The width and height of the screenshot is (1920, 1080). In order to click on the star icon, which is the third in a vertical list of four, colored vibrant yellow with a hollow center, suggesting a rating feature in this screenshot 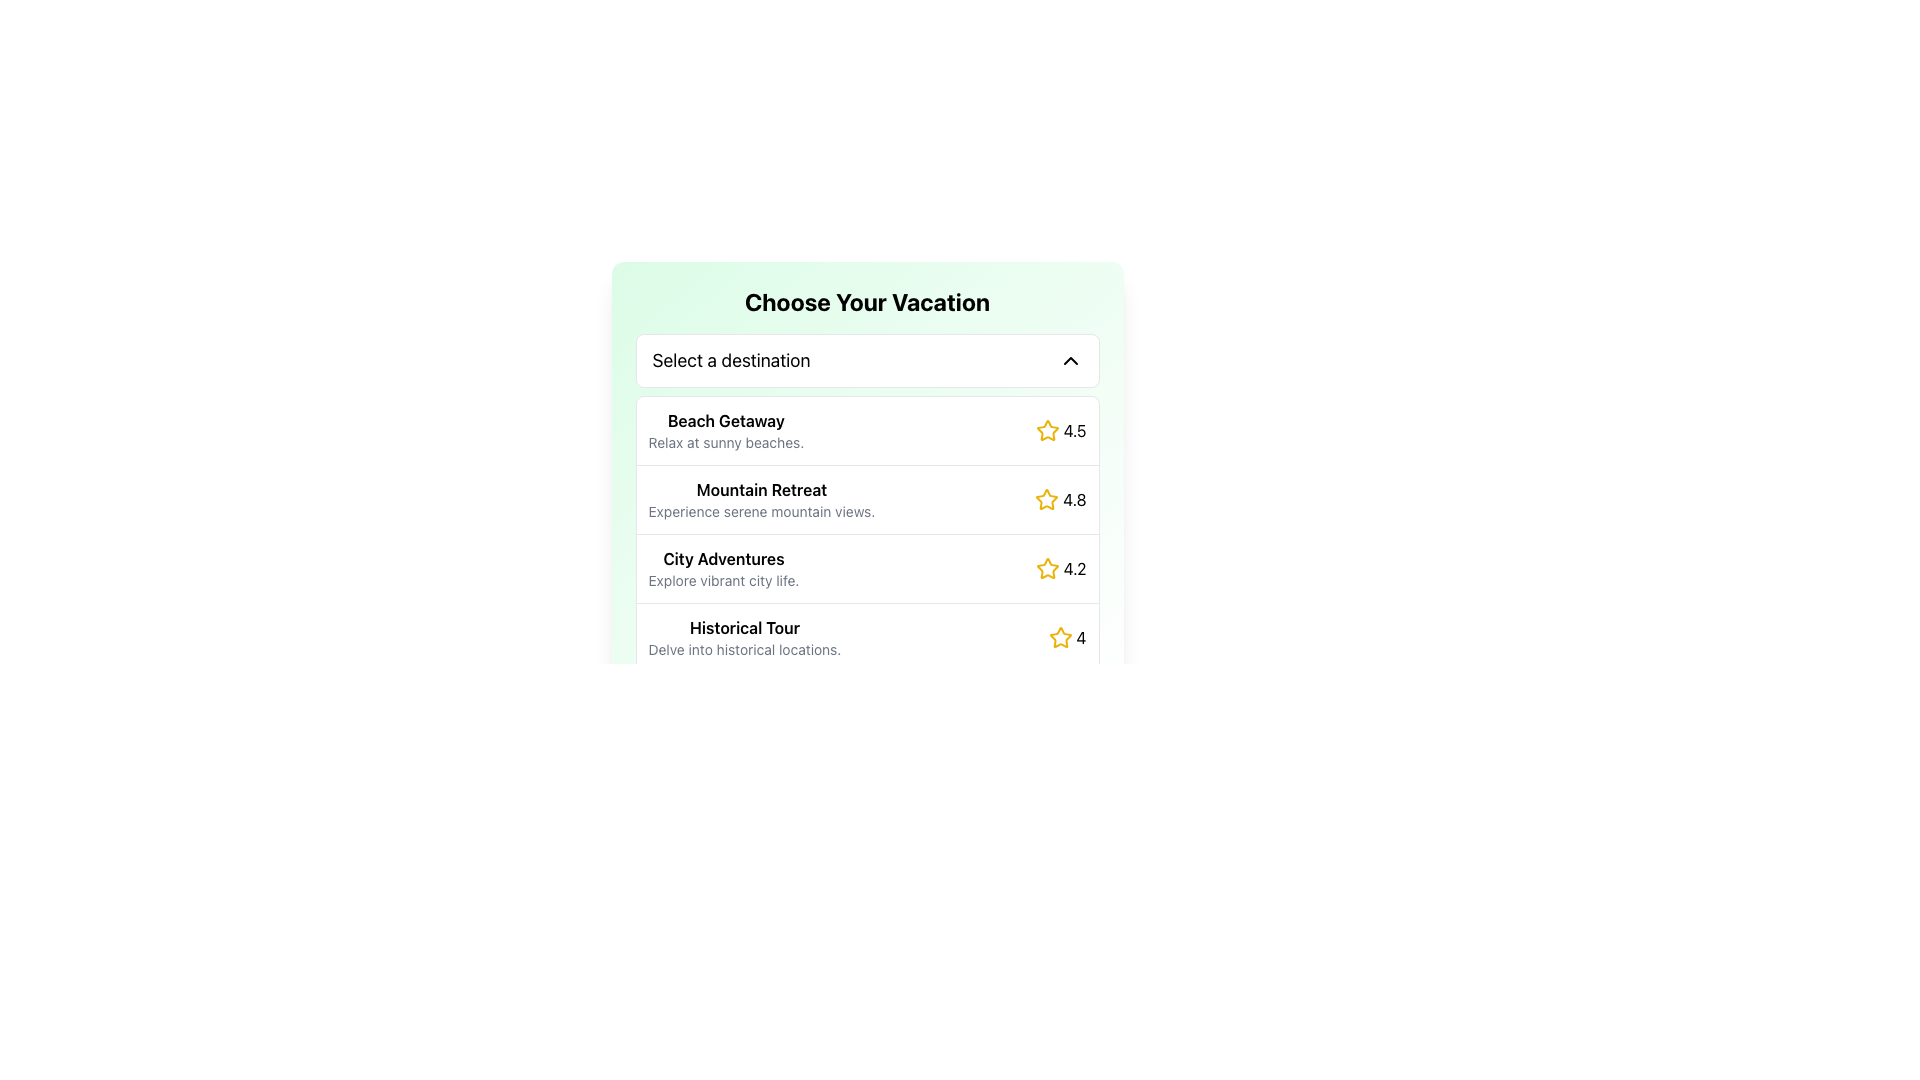, I will do `click(1059, 637)`.